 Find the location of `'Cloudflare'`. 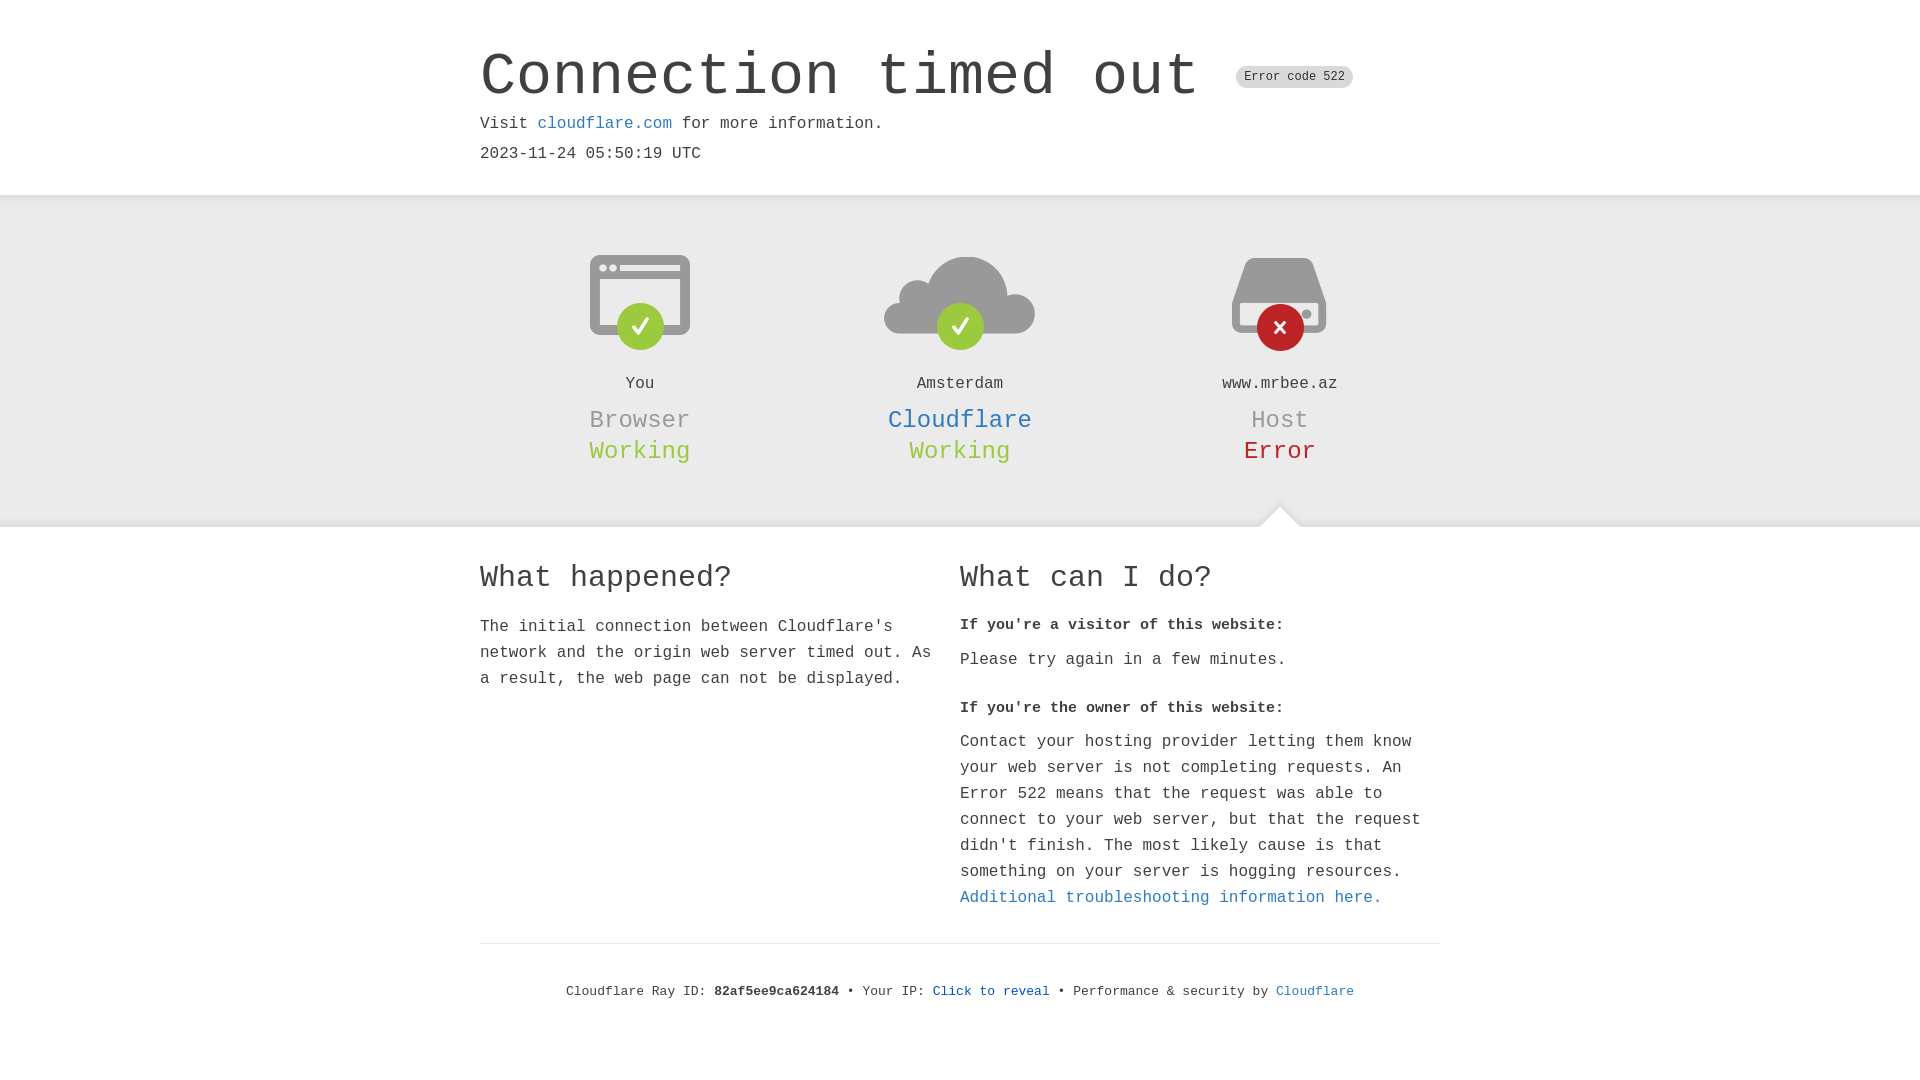

'Cloudflare' is located at coordinates (887, 419).